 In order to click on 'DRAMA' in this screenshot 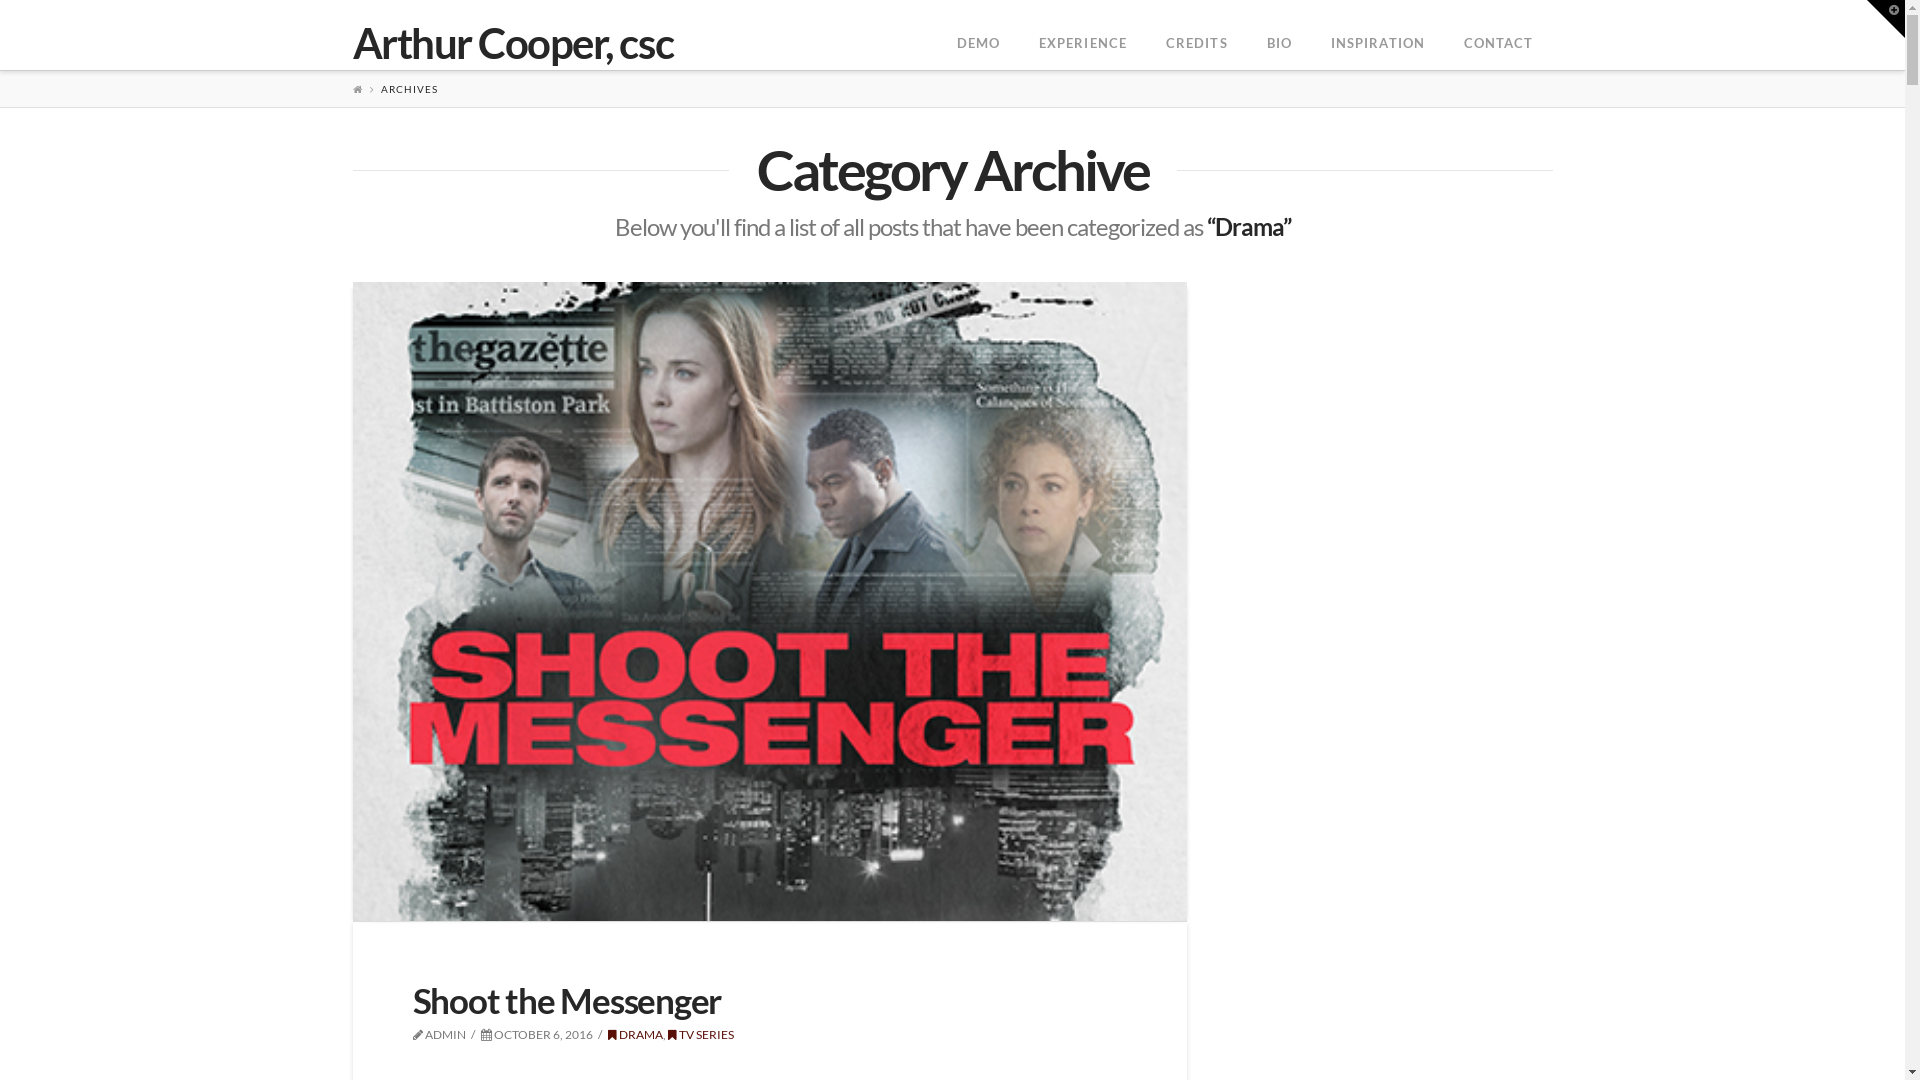, I will do `click(607, 1034)`.